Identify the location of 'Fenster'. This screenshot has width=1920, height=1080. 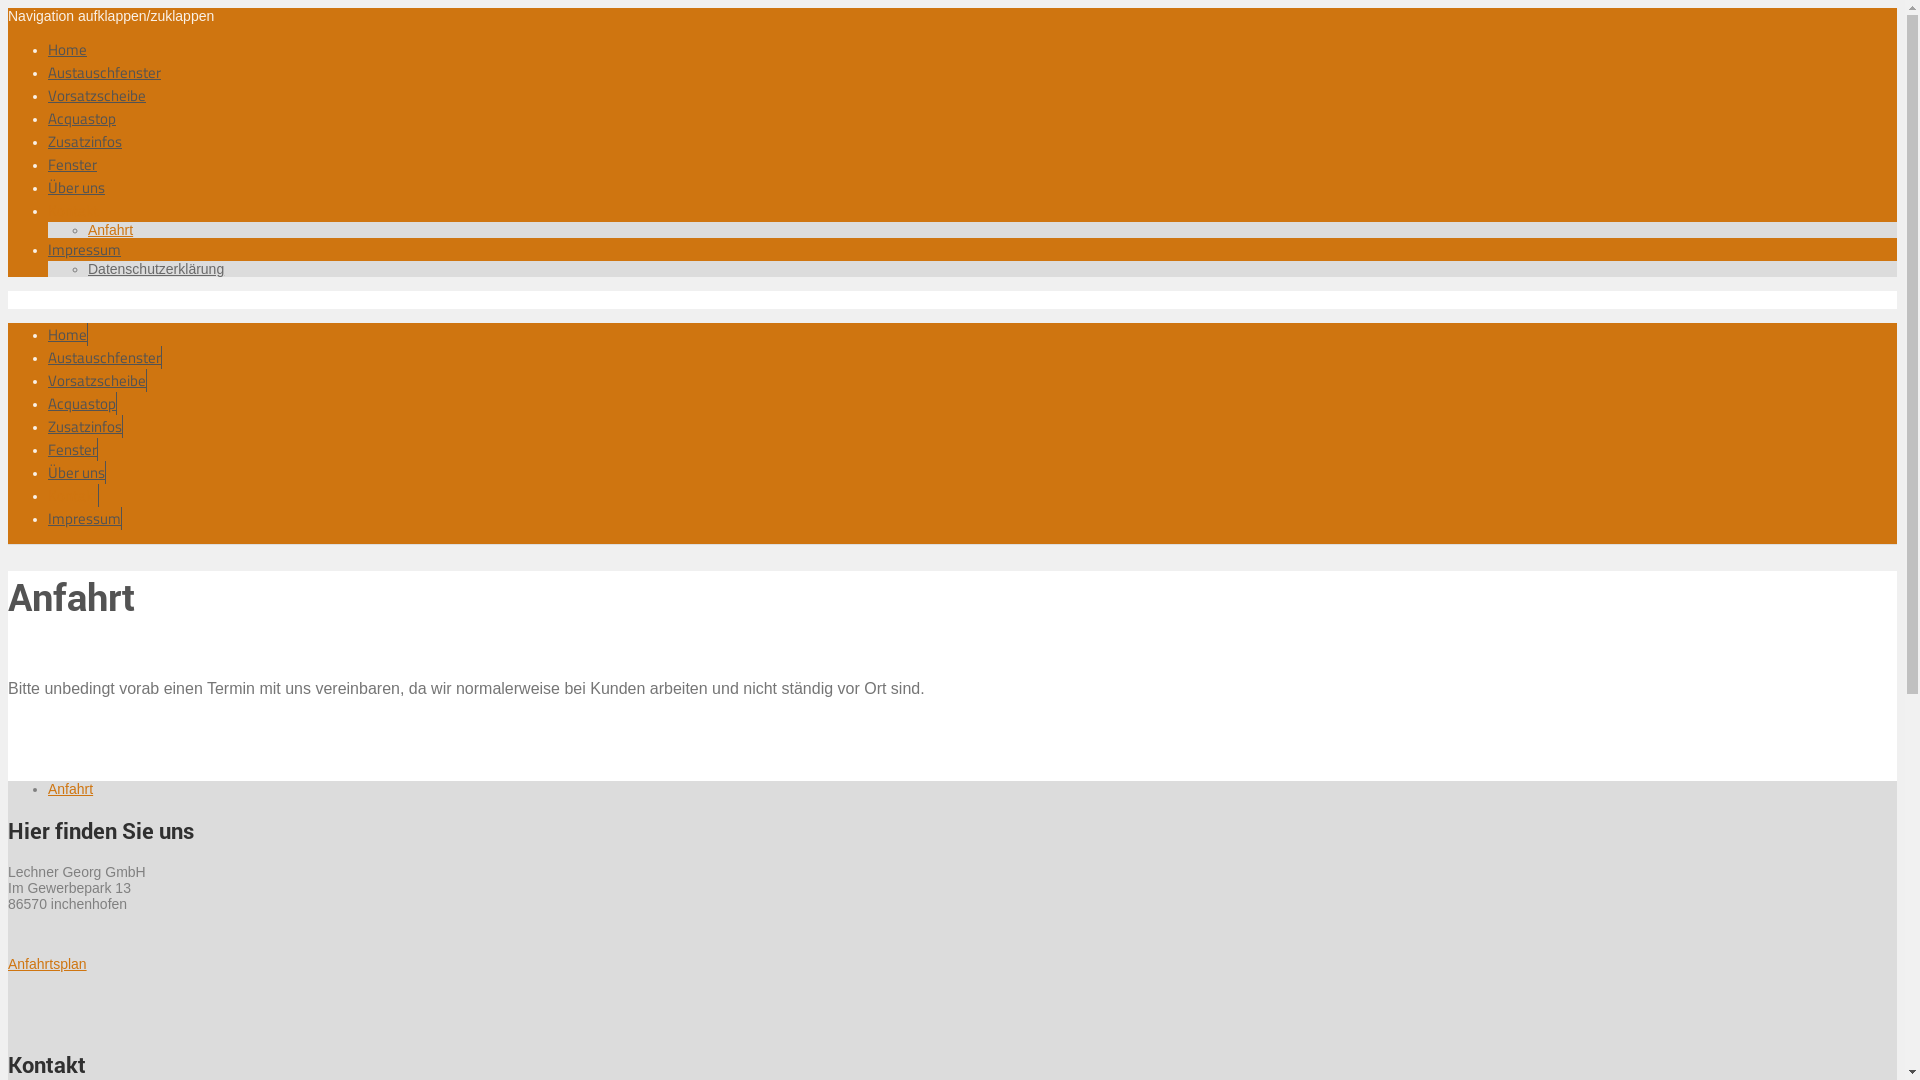
(72, 448).